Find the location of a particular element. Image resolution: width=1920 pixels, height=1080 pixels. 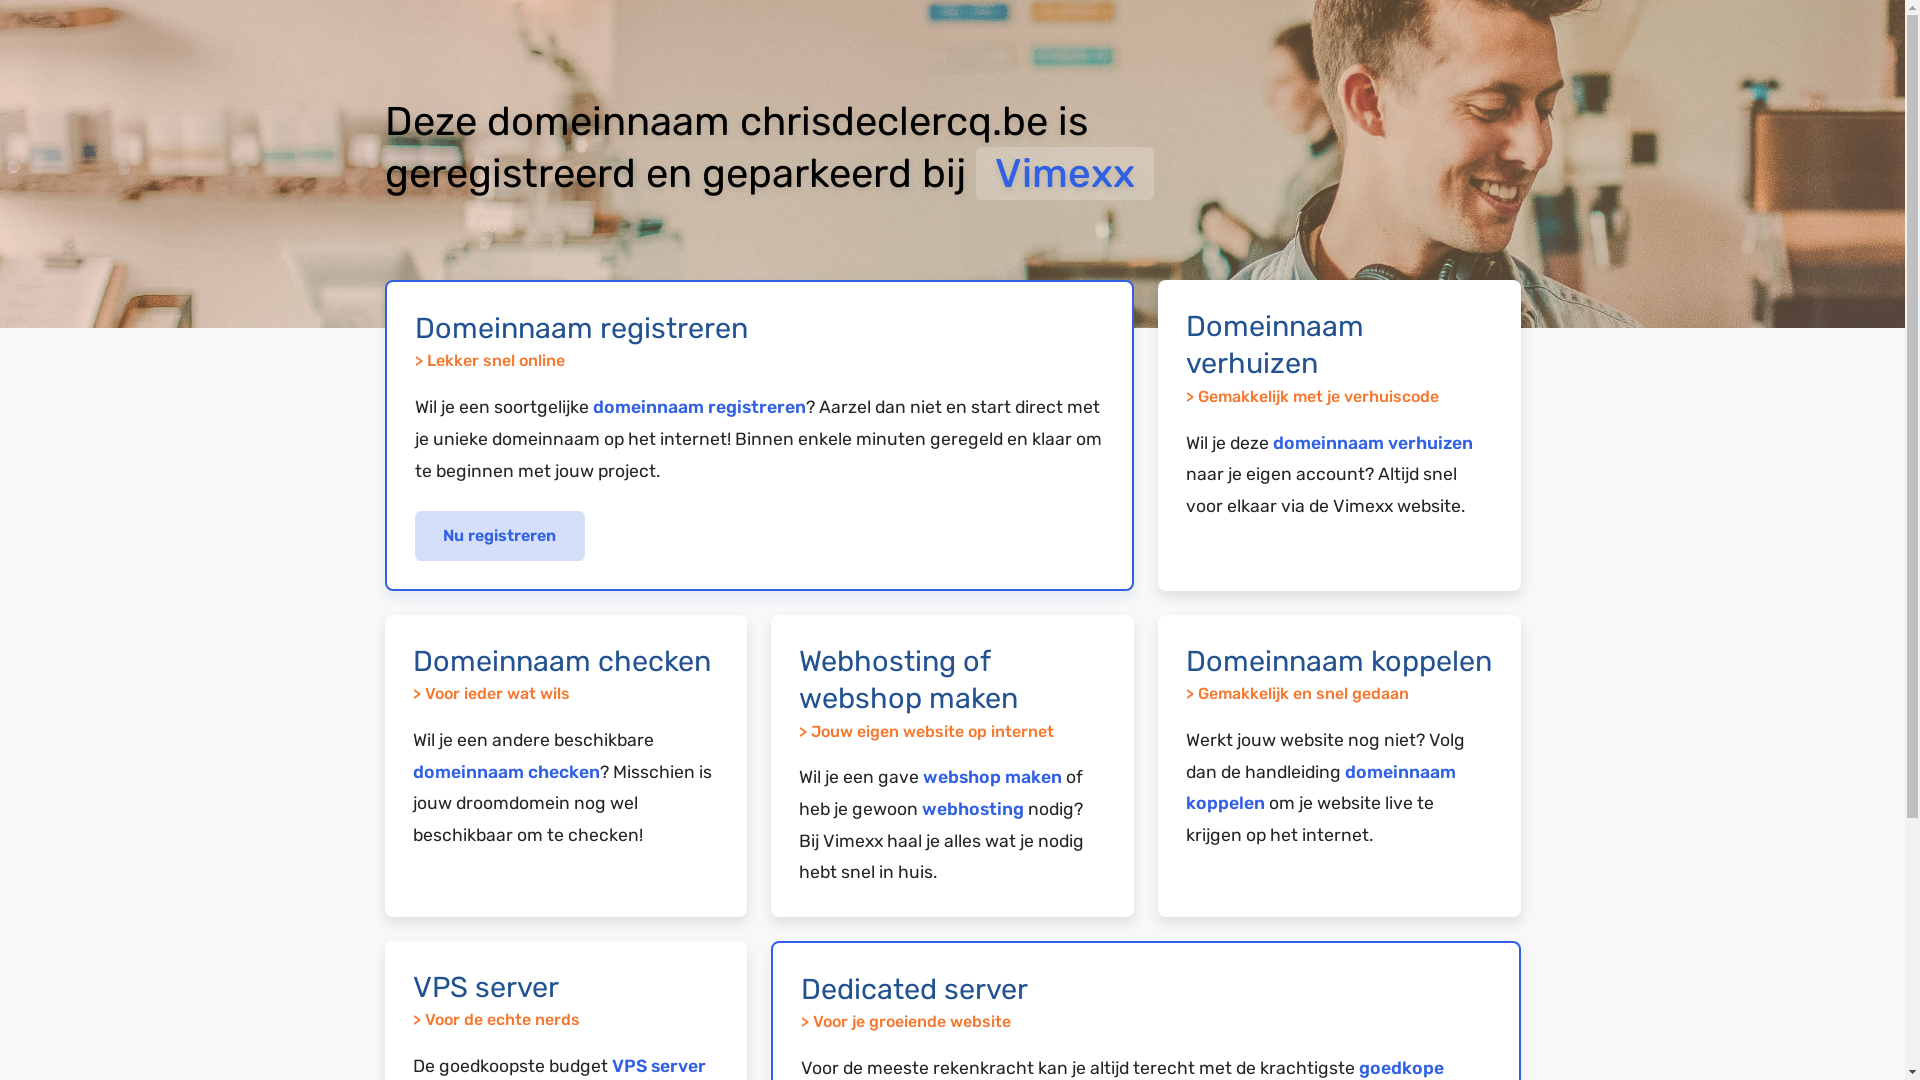

'Nu registreren' is located at coordinates (412, 535).